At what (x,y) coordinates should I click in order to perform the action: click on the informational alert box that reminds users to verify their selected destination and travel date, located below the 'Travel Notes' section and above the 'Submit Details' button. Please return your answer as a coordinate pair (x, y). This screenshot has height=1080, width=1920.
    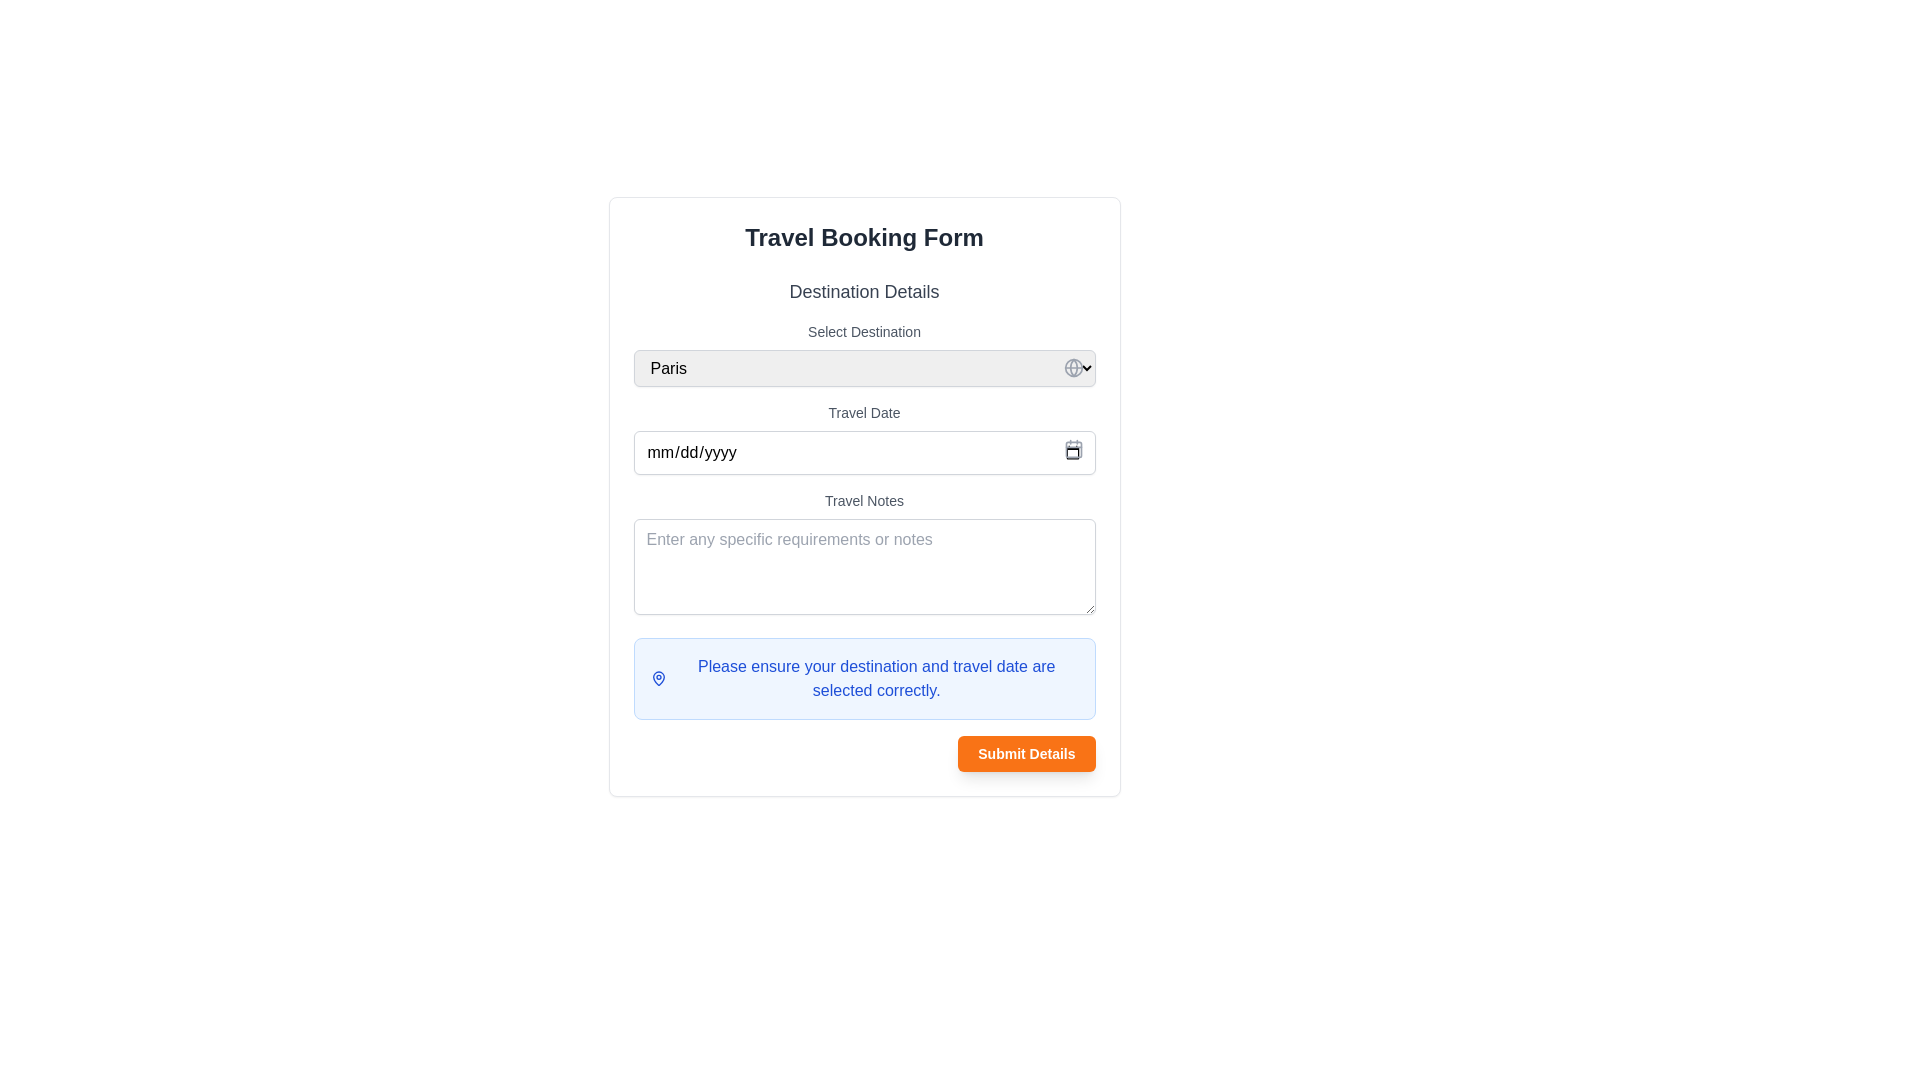
    Looking at the image, I should click on (864, 677).